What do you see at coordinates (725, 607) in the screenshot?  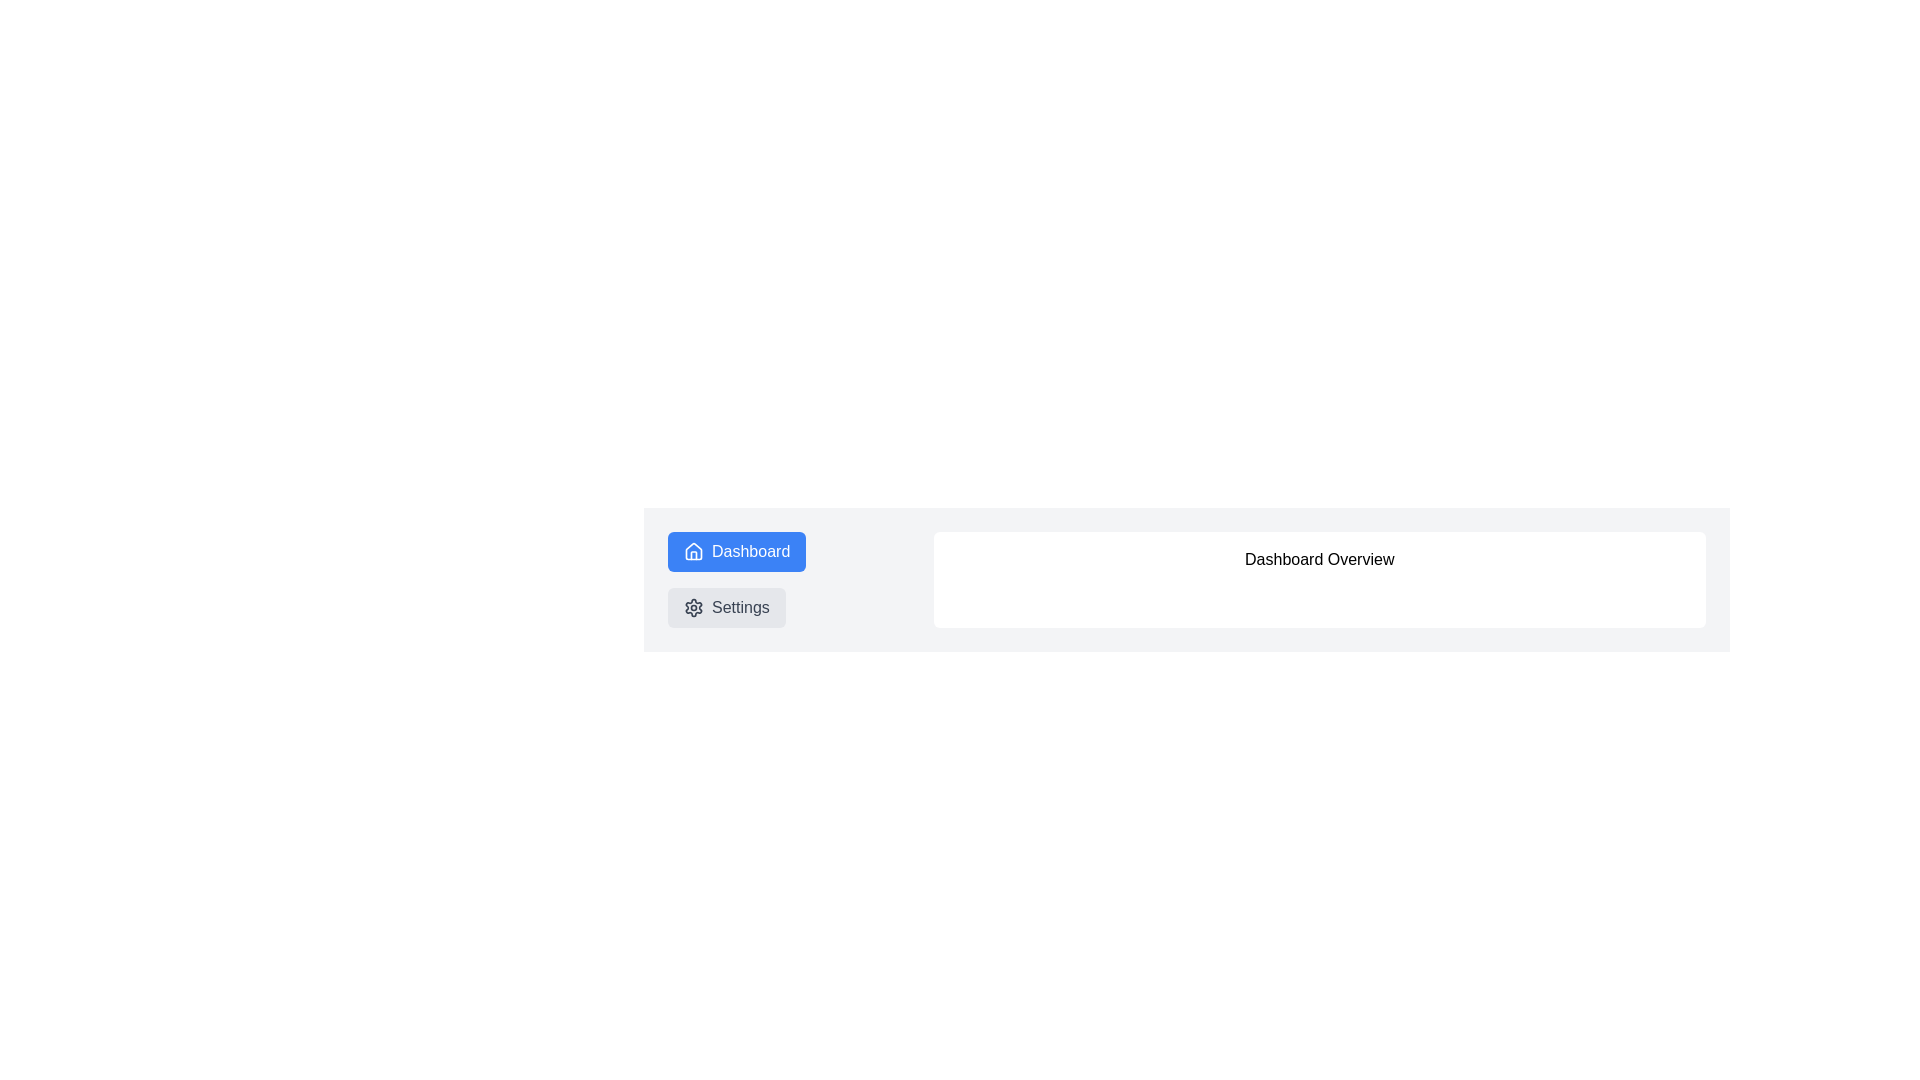 I see `the 'Settings' button` at bounding box center [725, 607].